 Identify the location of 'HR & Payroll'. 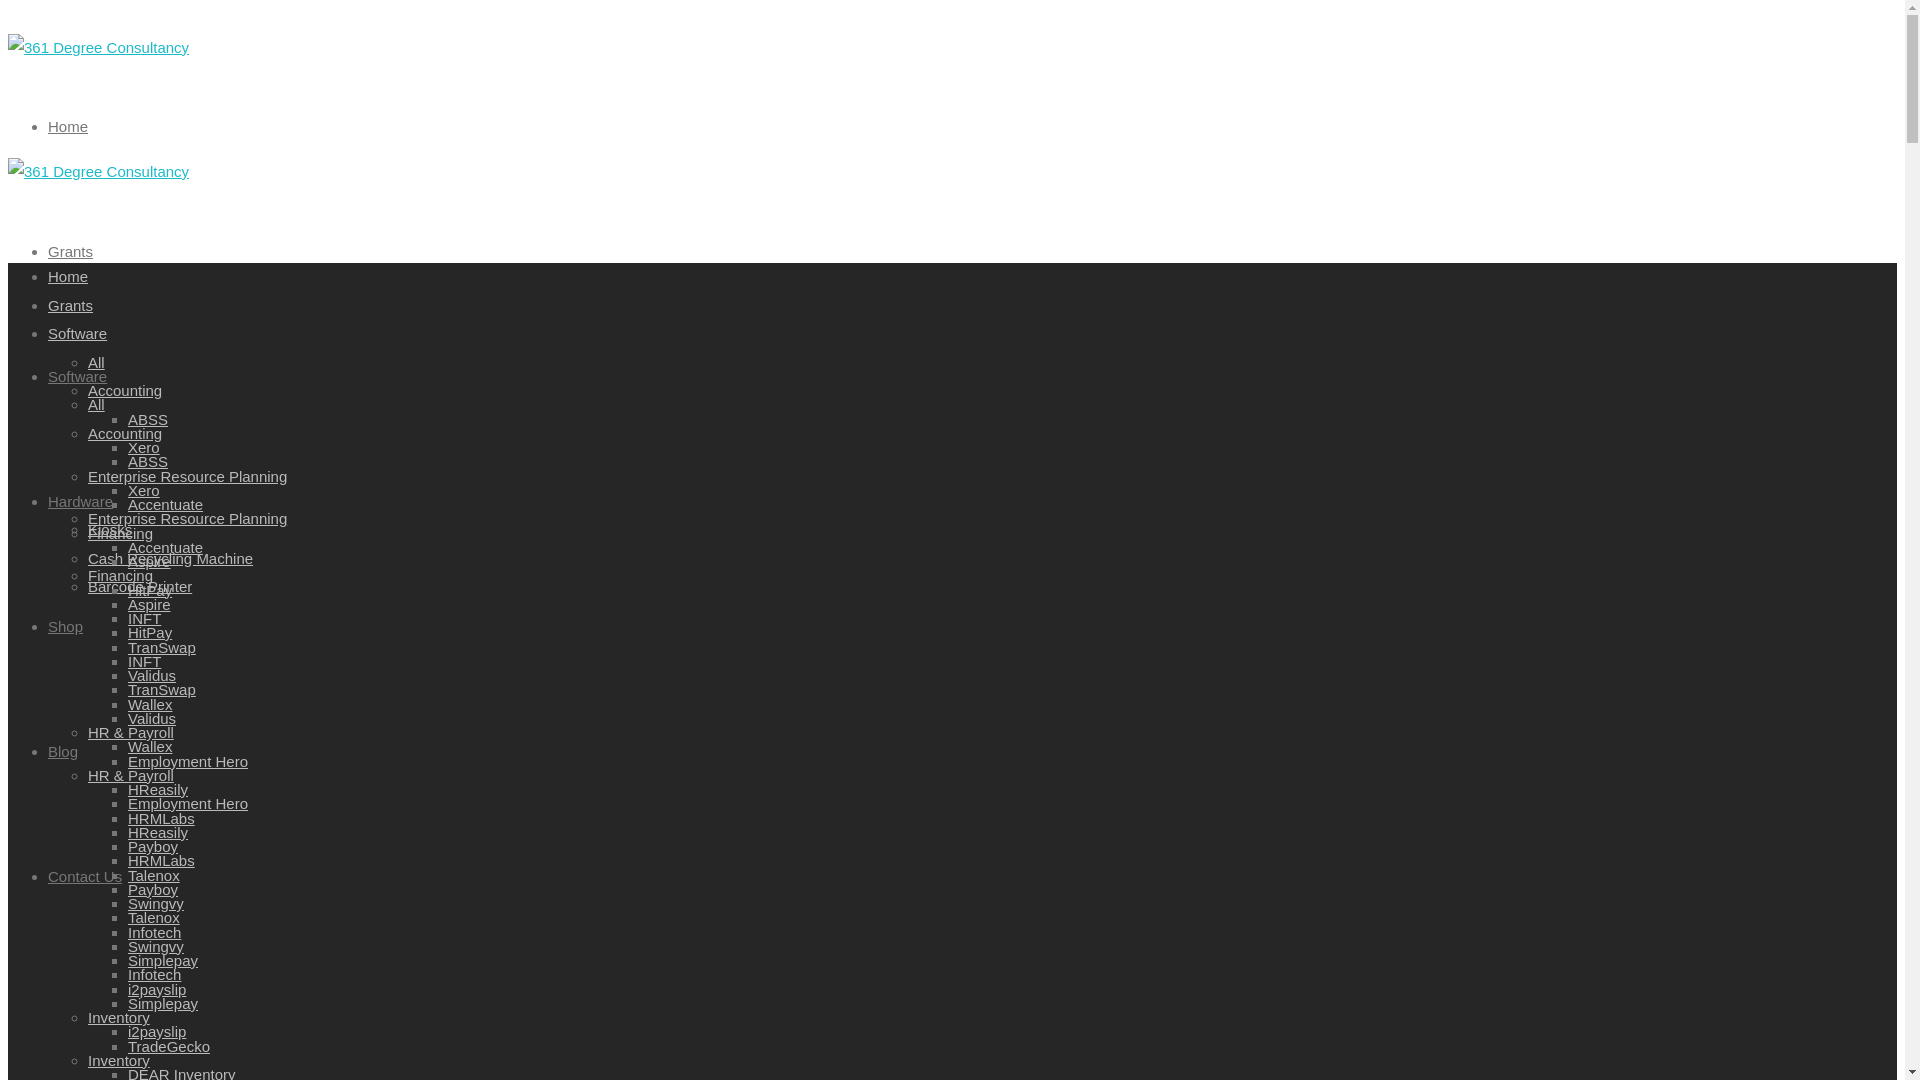
(86, 773).